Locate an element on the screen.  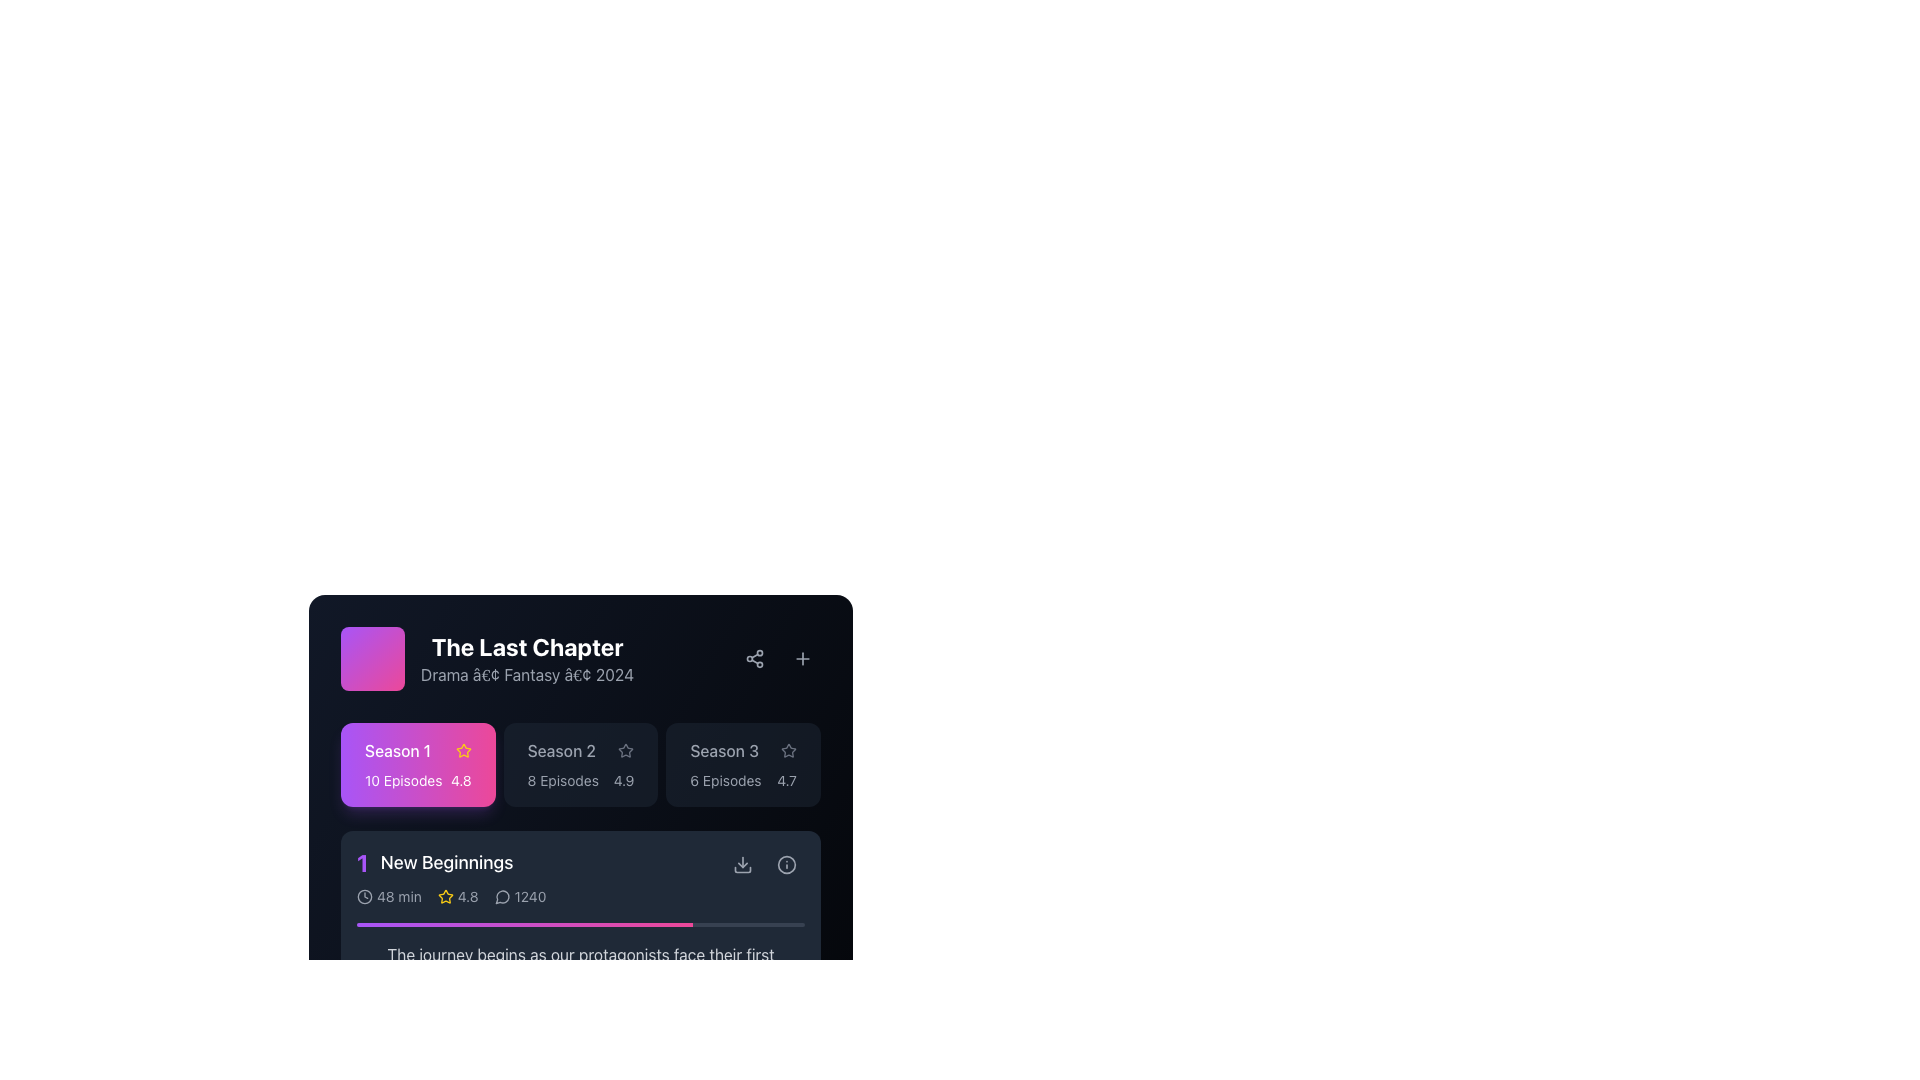
the star icon located in the rating section under 'Season 1' is located at coordinates (787, 750).